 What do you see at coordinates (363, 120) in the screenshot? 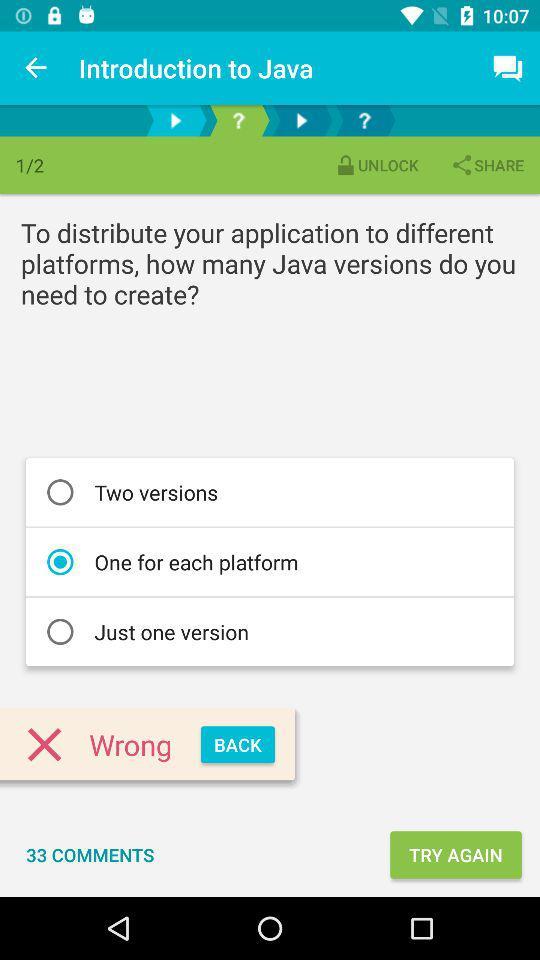
I see `open step for the quest` at bounding box center [363, 120].